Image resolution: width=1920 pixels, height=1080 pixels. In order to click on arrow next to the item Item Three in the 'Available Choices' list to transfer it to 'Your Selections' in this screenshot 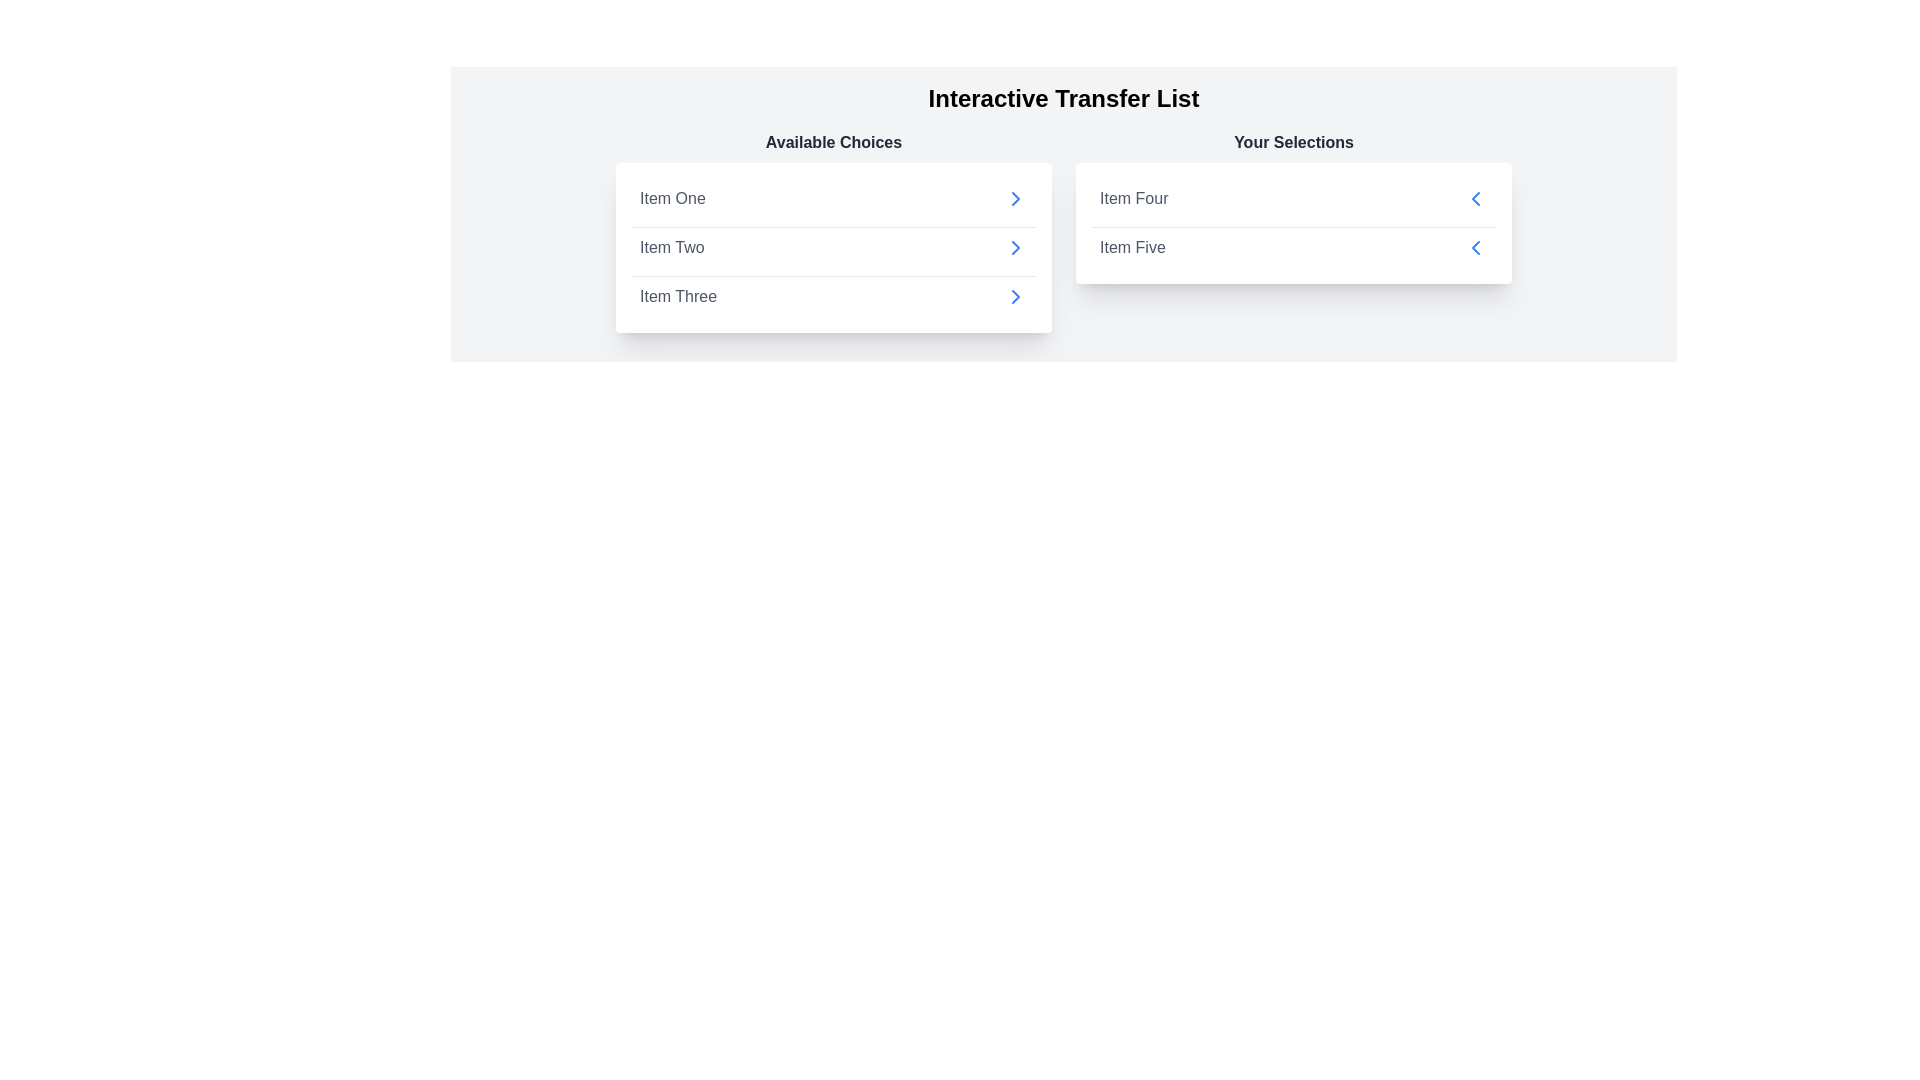, I will do `click(1016, 297)`.